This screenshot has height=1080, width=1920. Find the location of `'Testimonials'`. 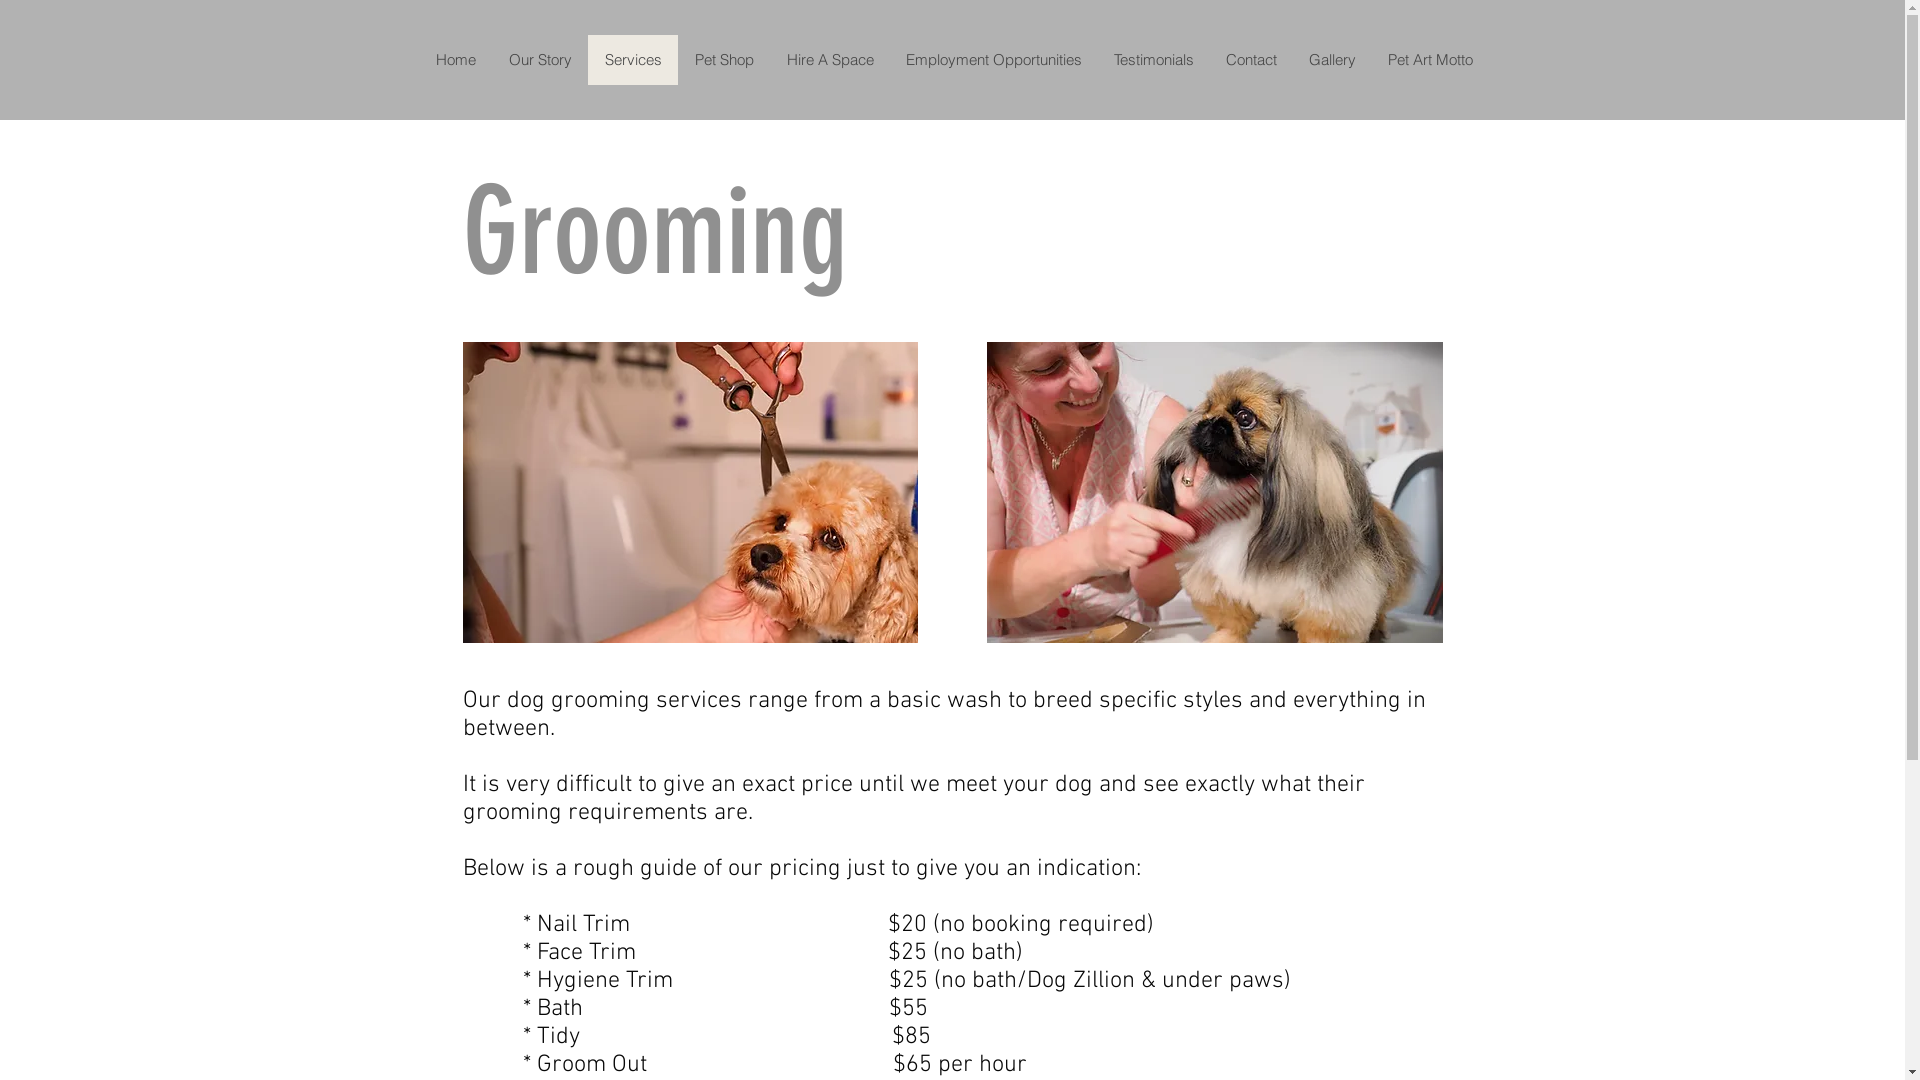

'Testimonials' is located at coordinates (1097, 59).